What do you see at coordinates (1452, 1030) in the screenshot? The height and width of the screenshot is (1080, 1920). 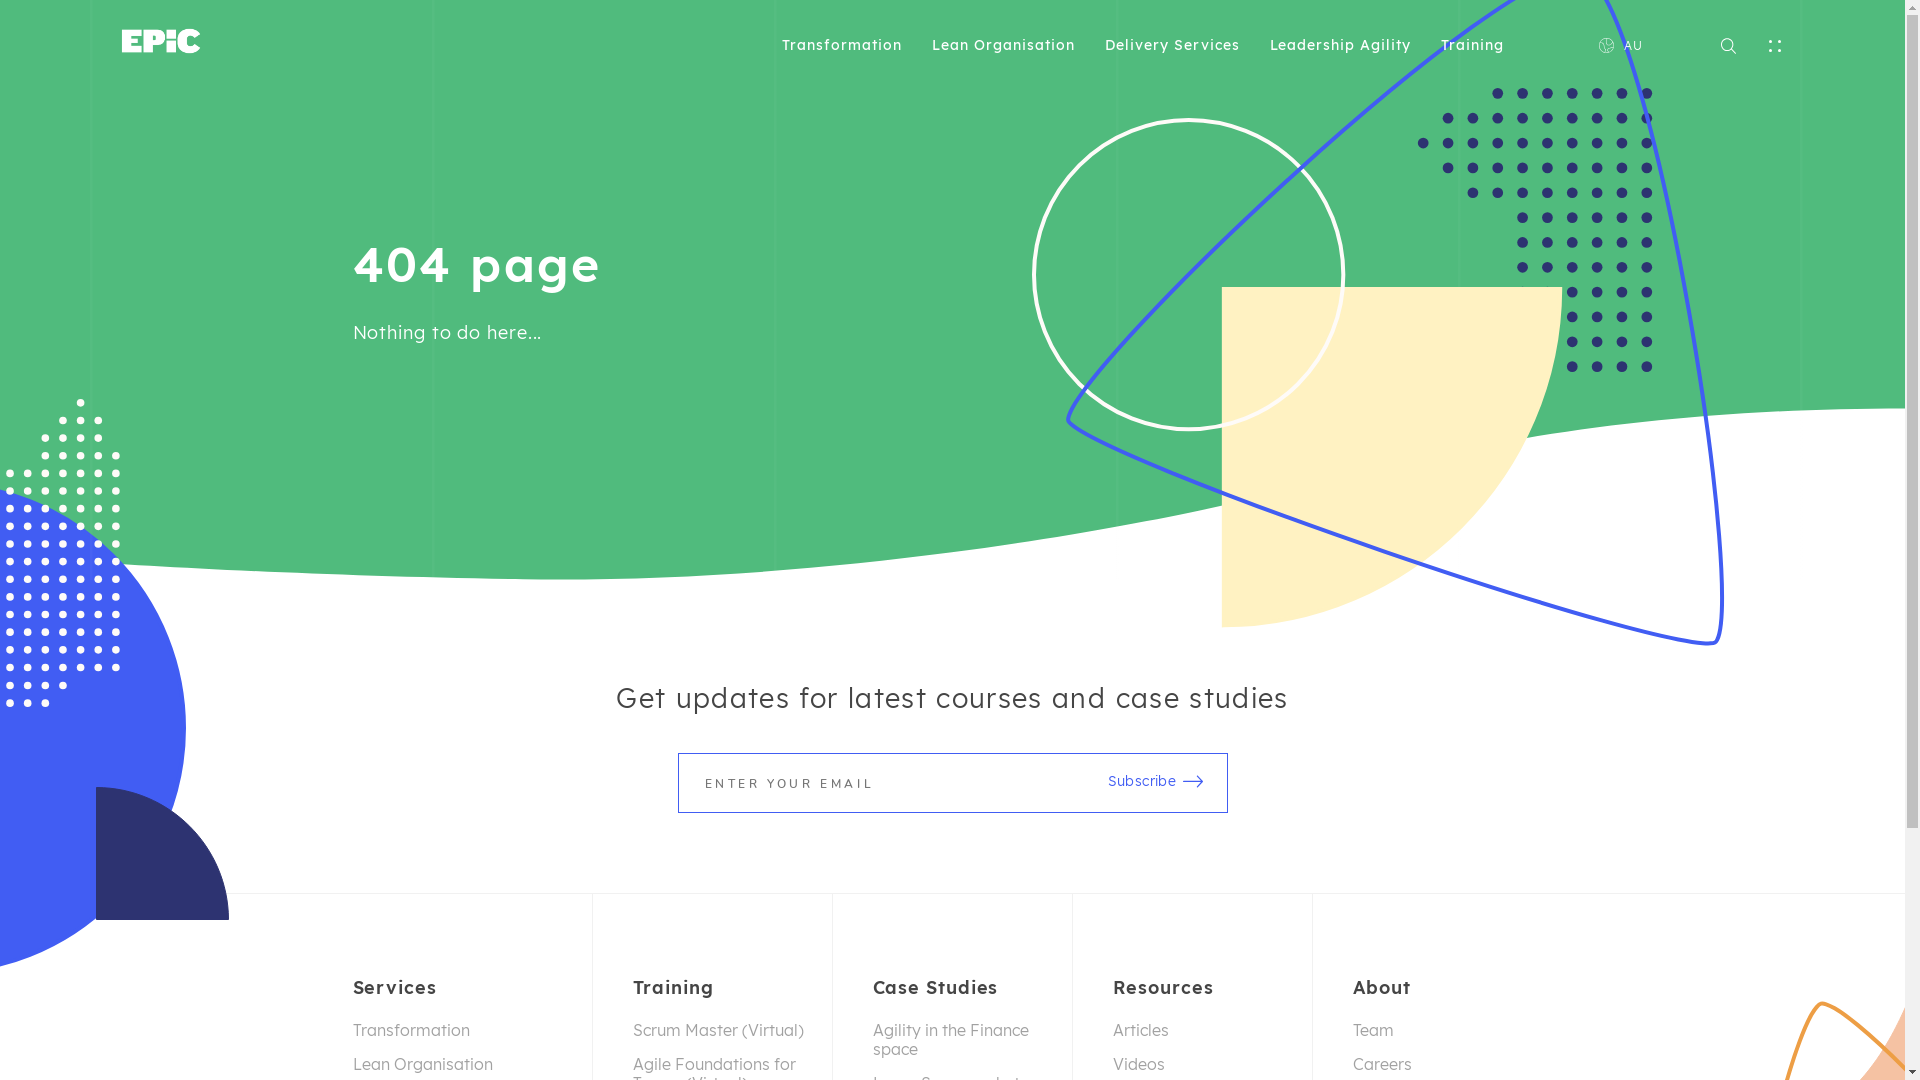 I see `'Team'` at bounding box center [1452, 1030].